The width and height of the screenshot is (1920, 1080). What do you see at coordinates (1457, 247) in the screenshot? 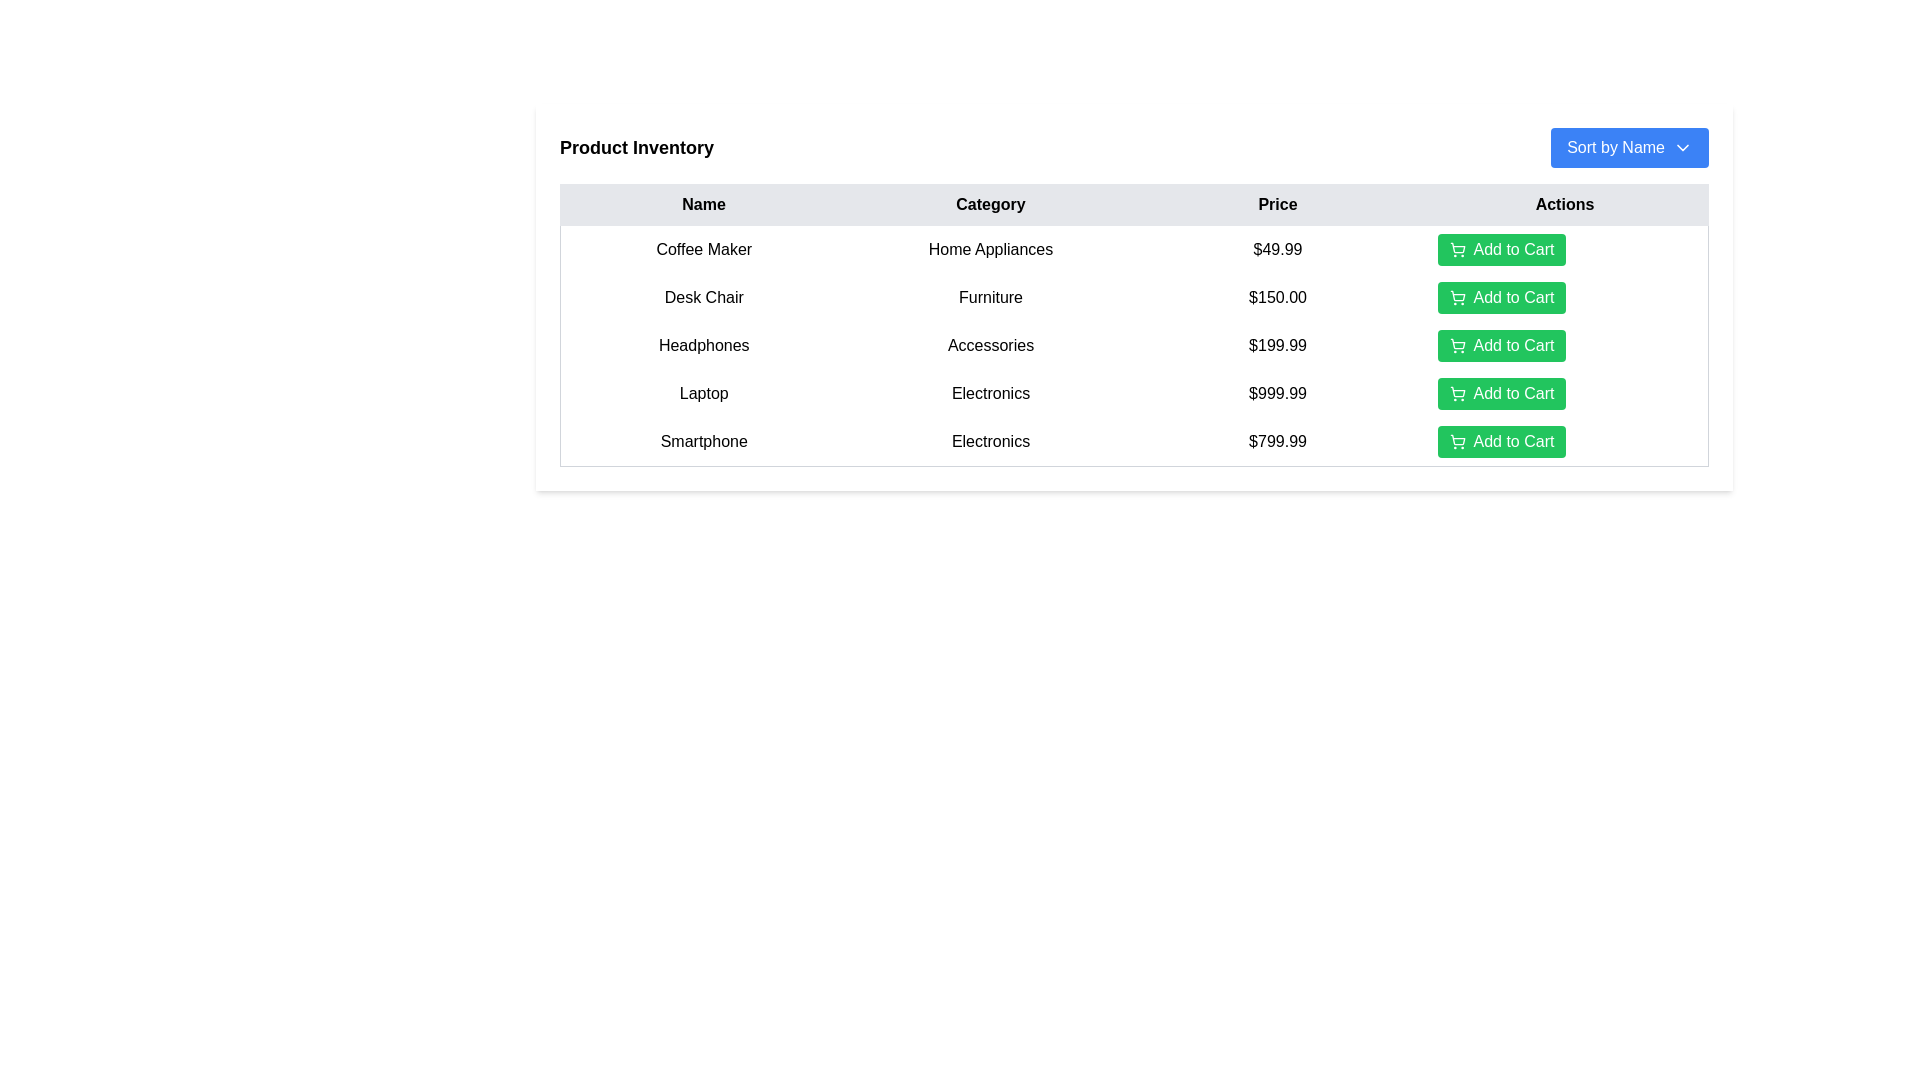
I see `the larger button area containing the stylized shopping cart icon representing the cart's body structure, located in the 'Actions' column of the table for the 'Coffee Maker' product` at bounding box center [1457, 247].